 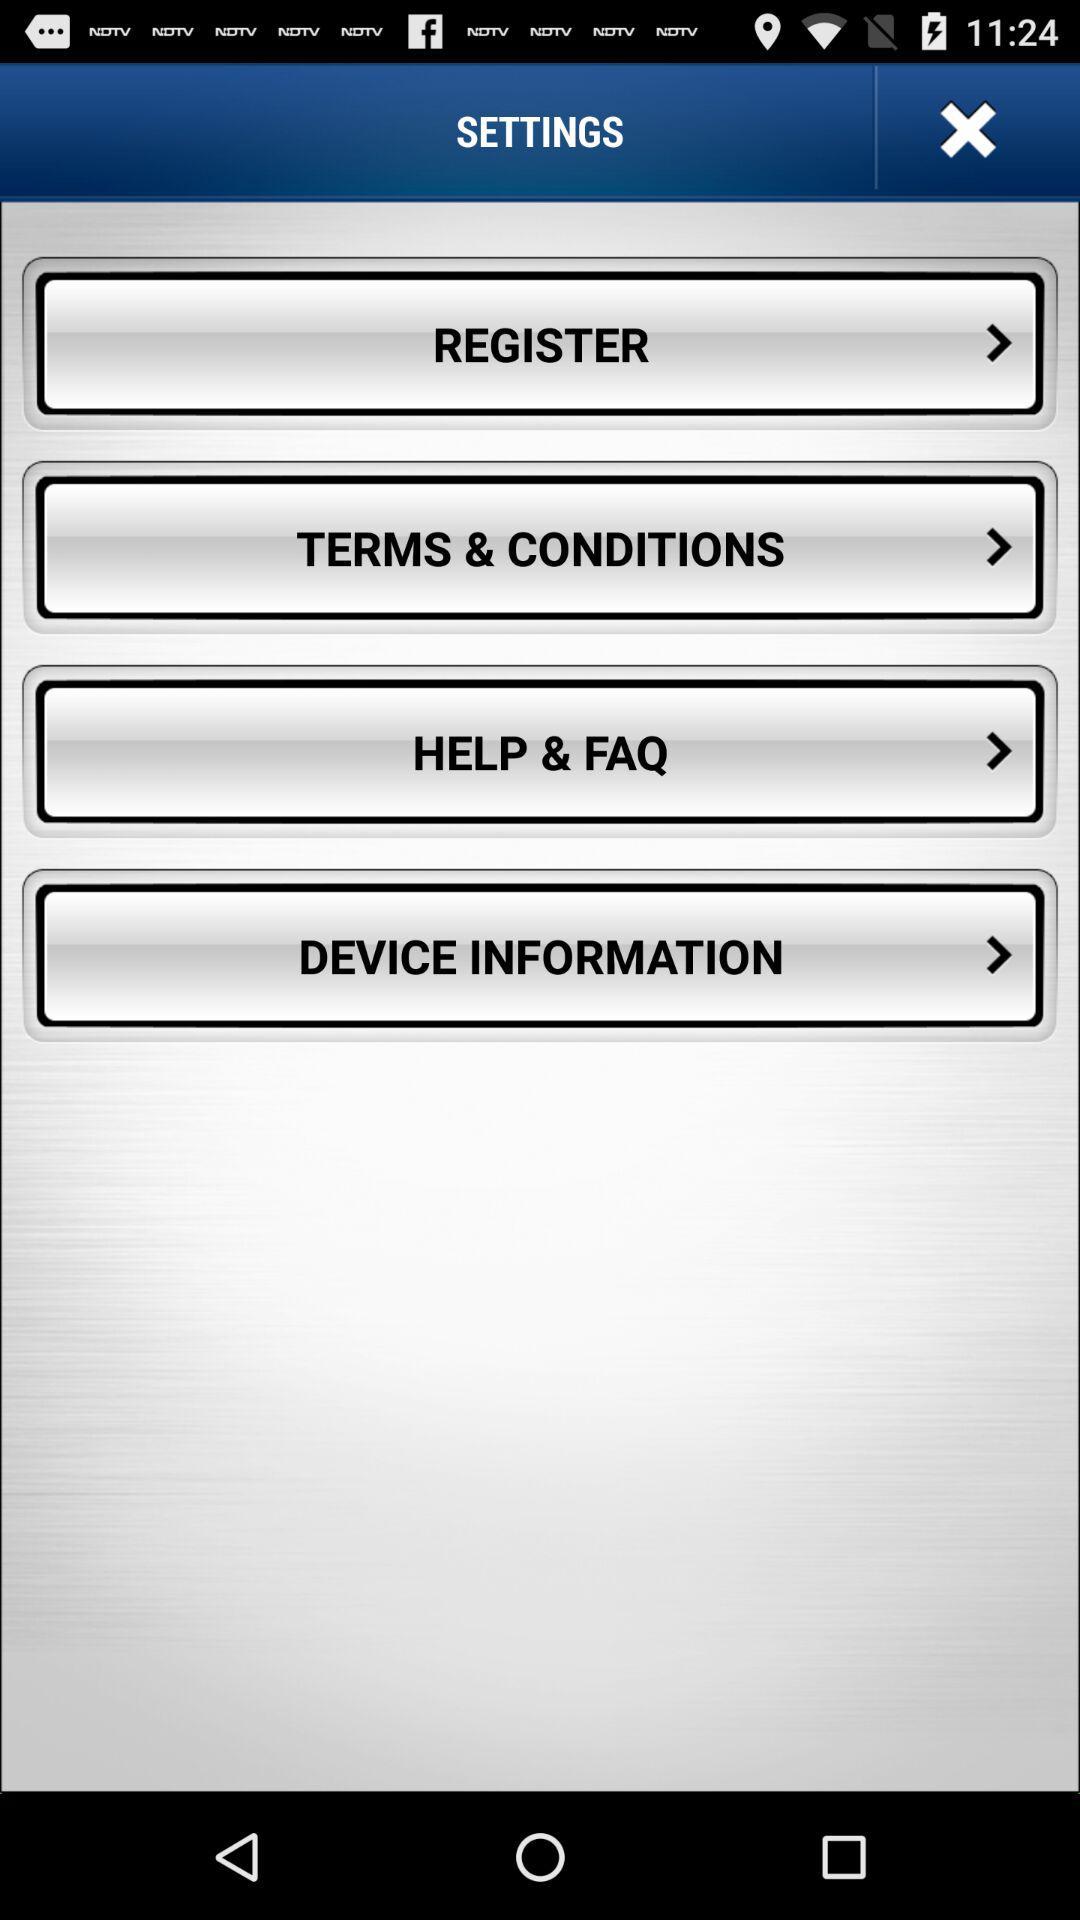 I want to click on register, so click(x=540, y=344).